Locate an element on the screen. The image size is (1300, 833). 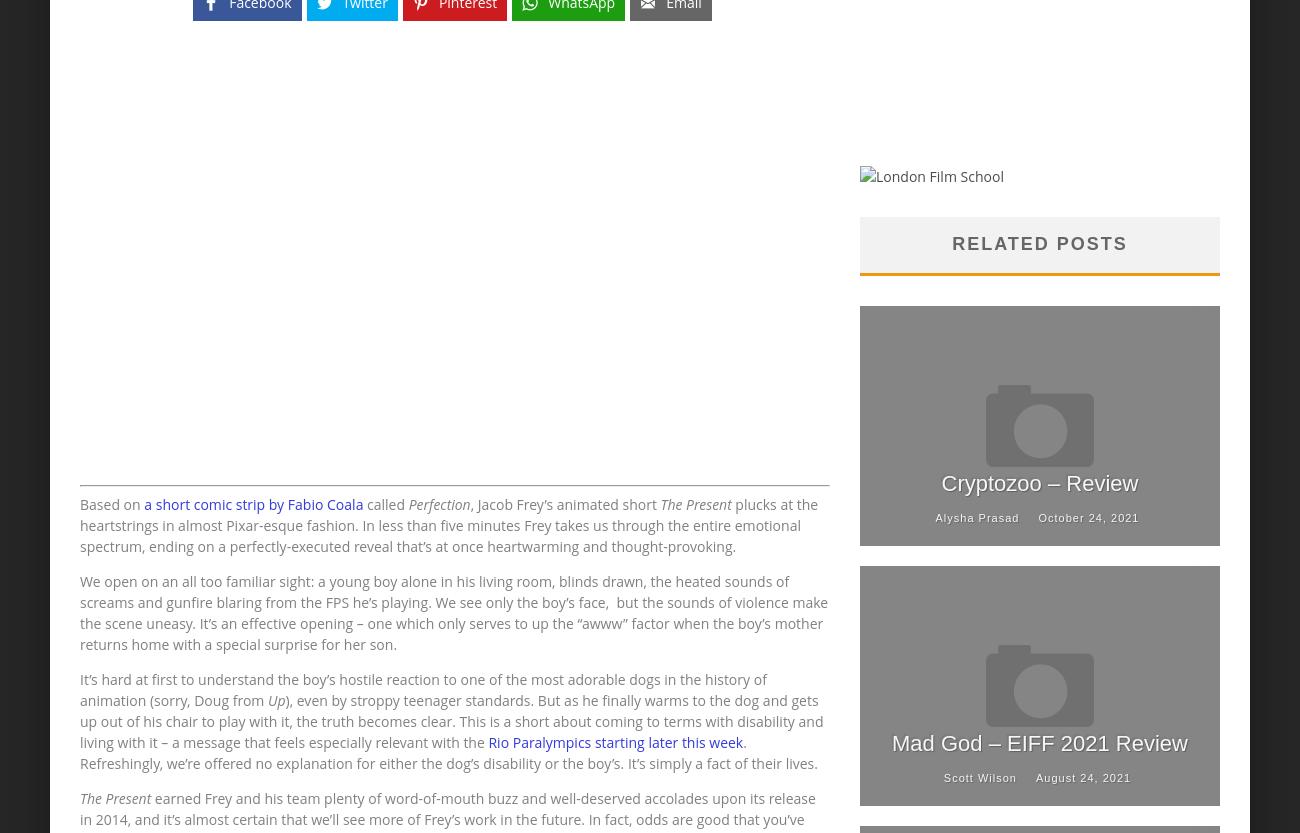
'called' is located at coordinates (385, 504).